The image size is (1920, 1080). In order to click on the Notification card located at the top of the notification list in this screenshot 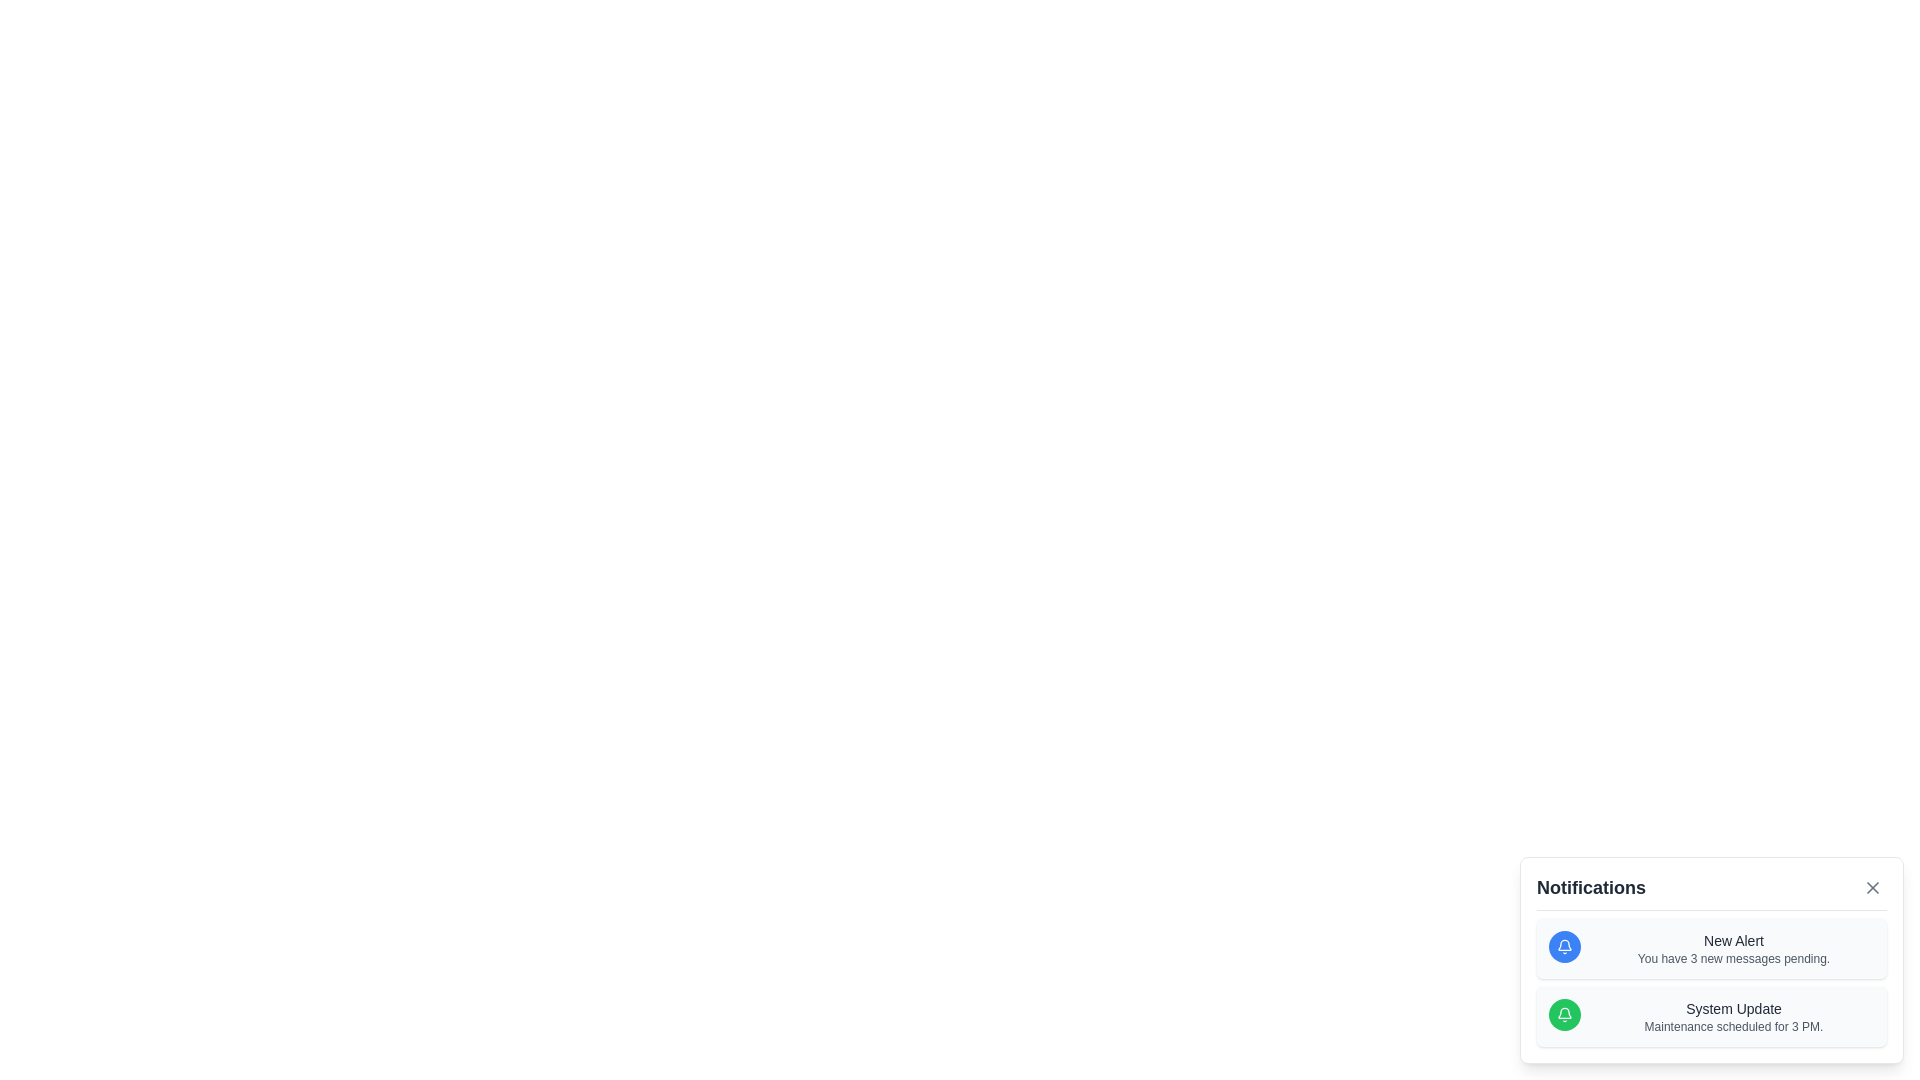, I will do `click(1711, 947)`.